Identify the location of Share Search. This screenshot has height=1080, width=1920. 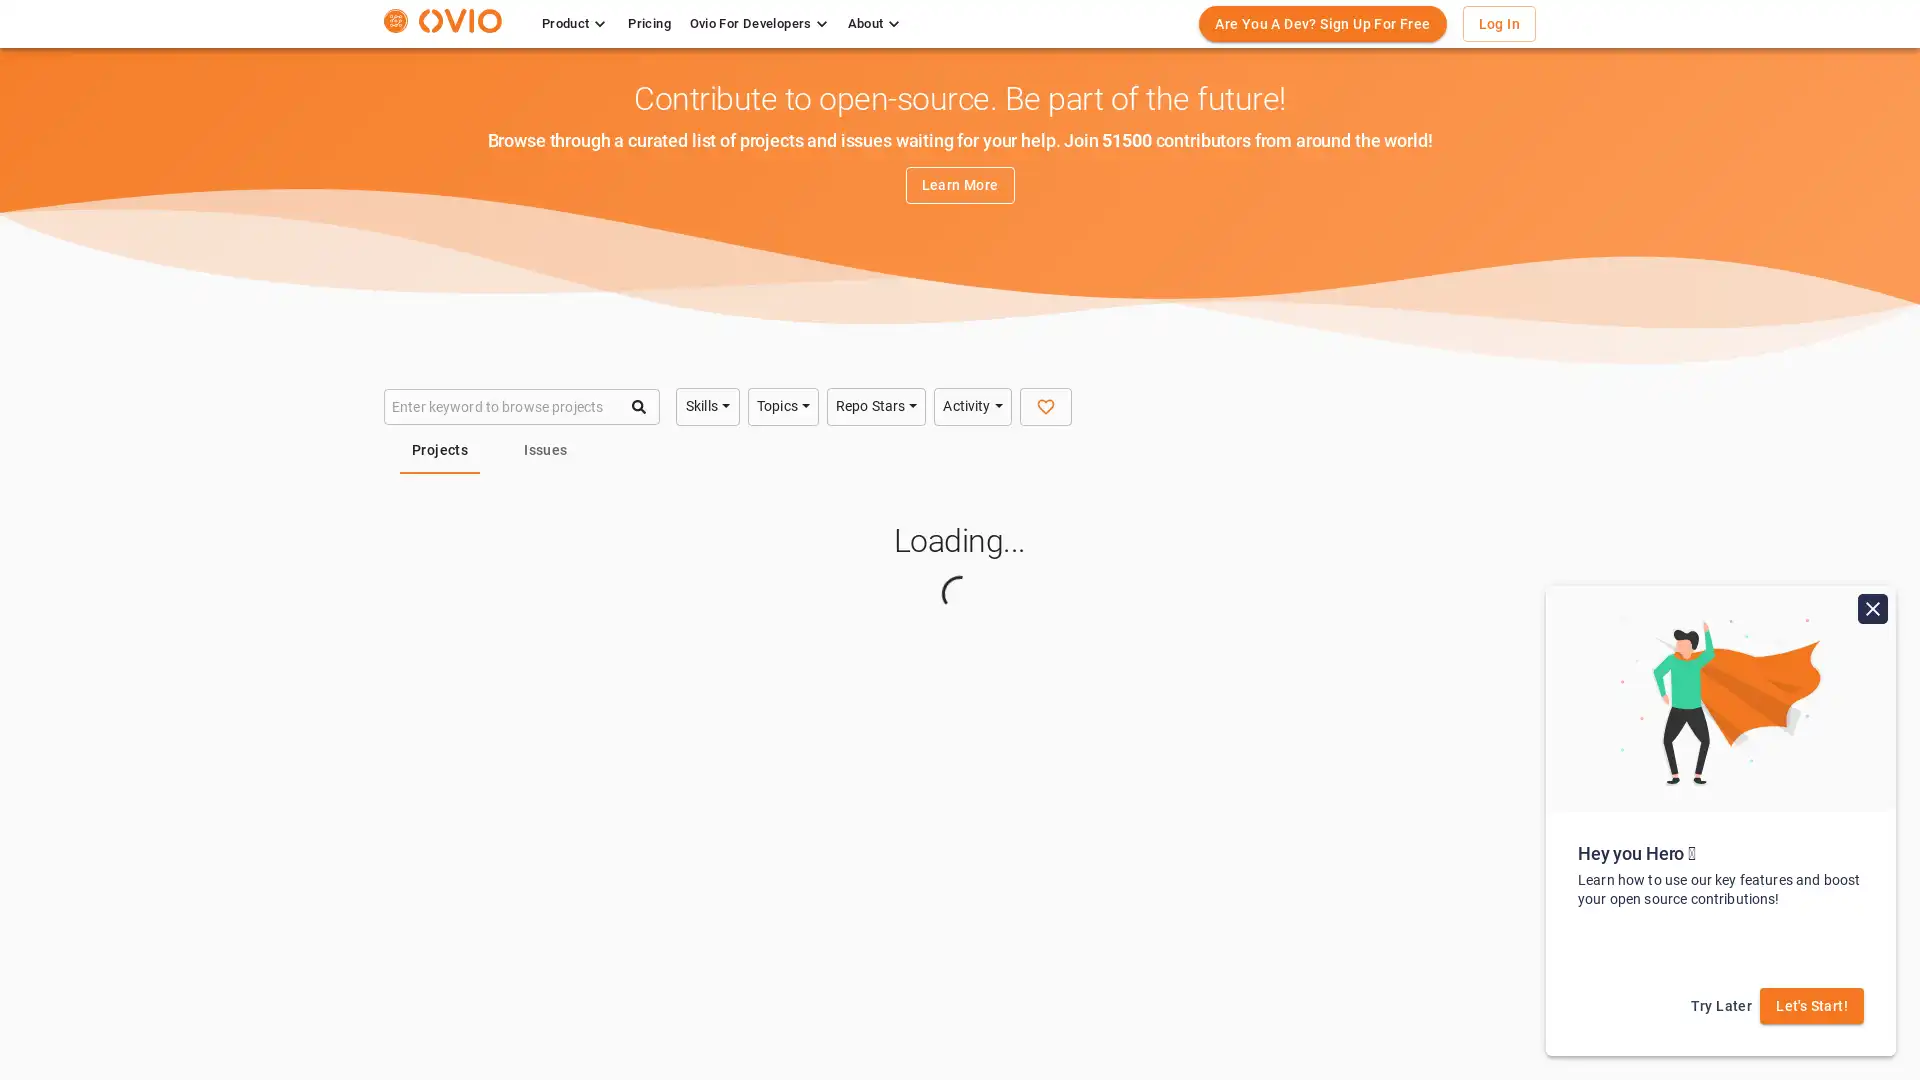
(1463, 514).